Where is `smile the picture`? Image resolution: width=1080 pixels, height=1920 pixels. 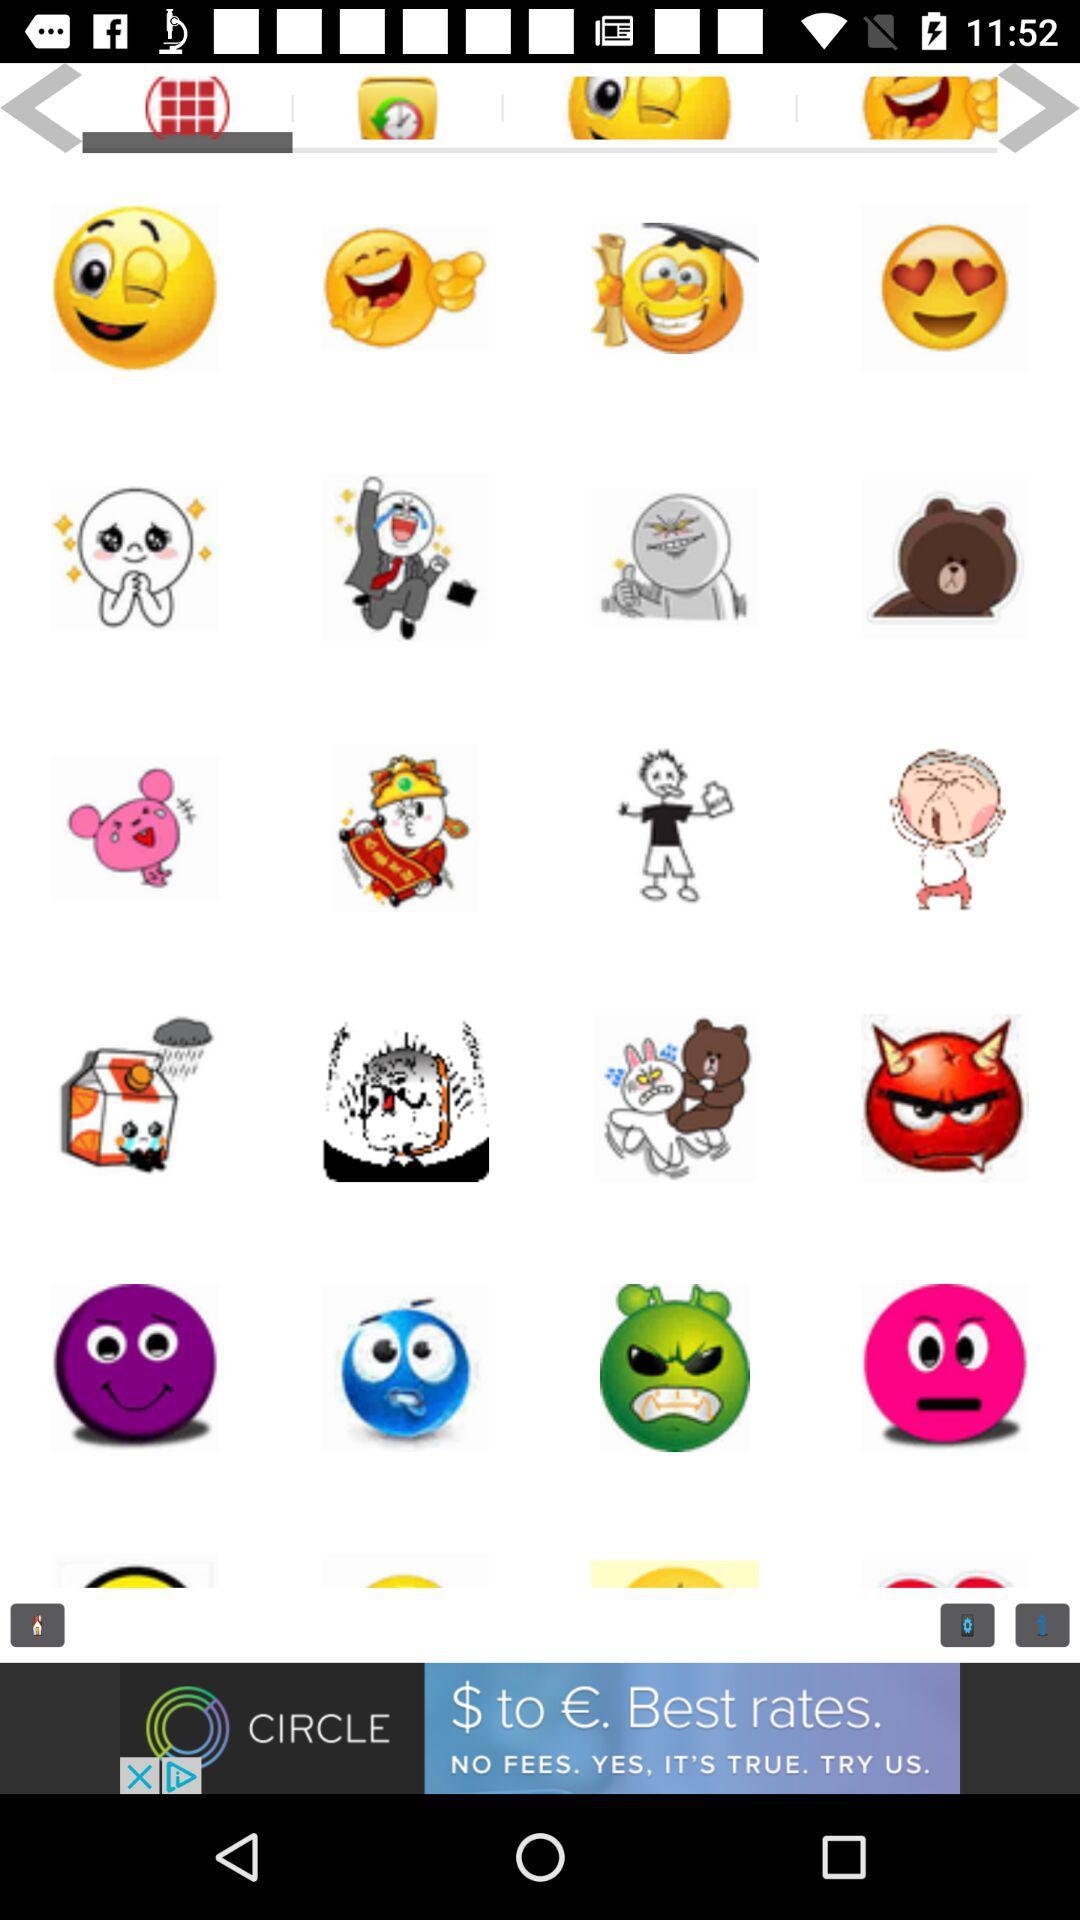
smile the picture is located at coordinates (896, 107).